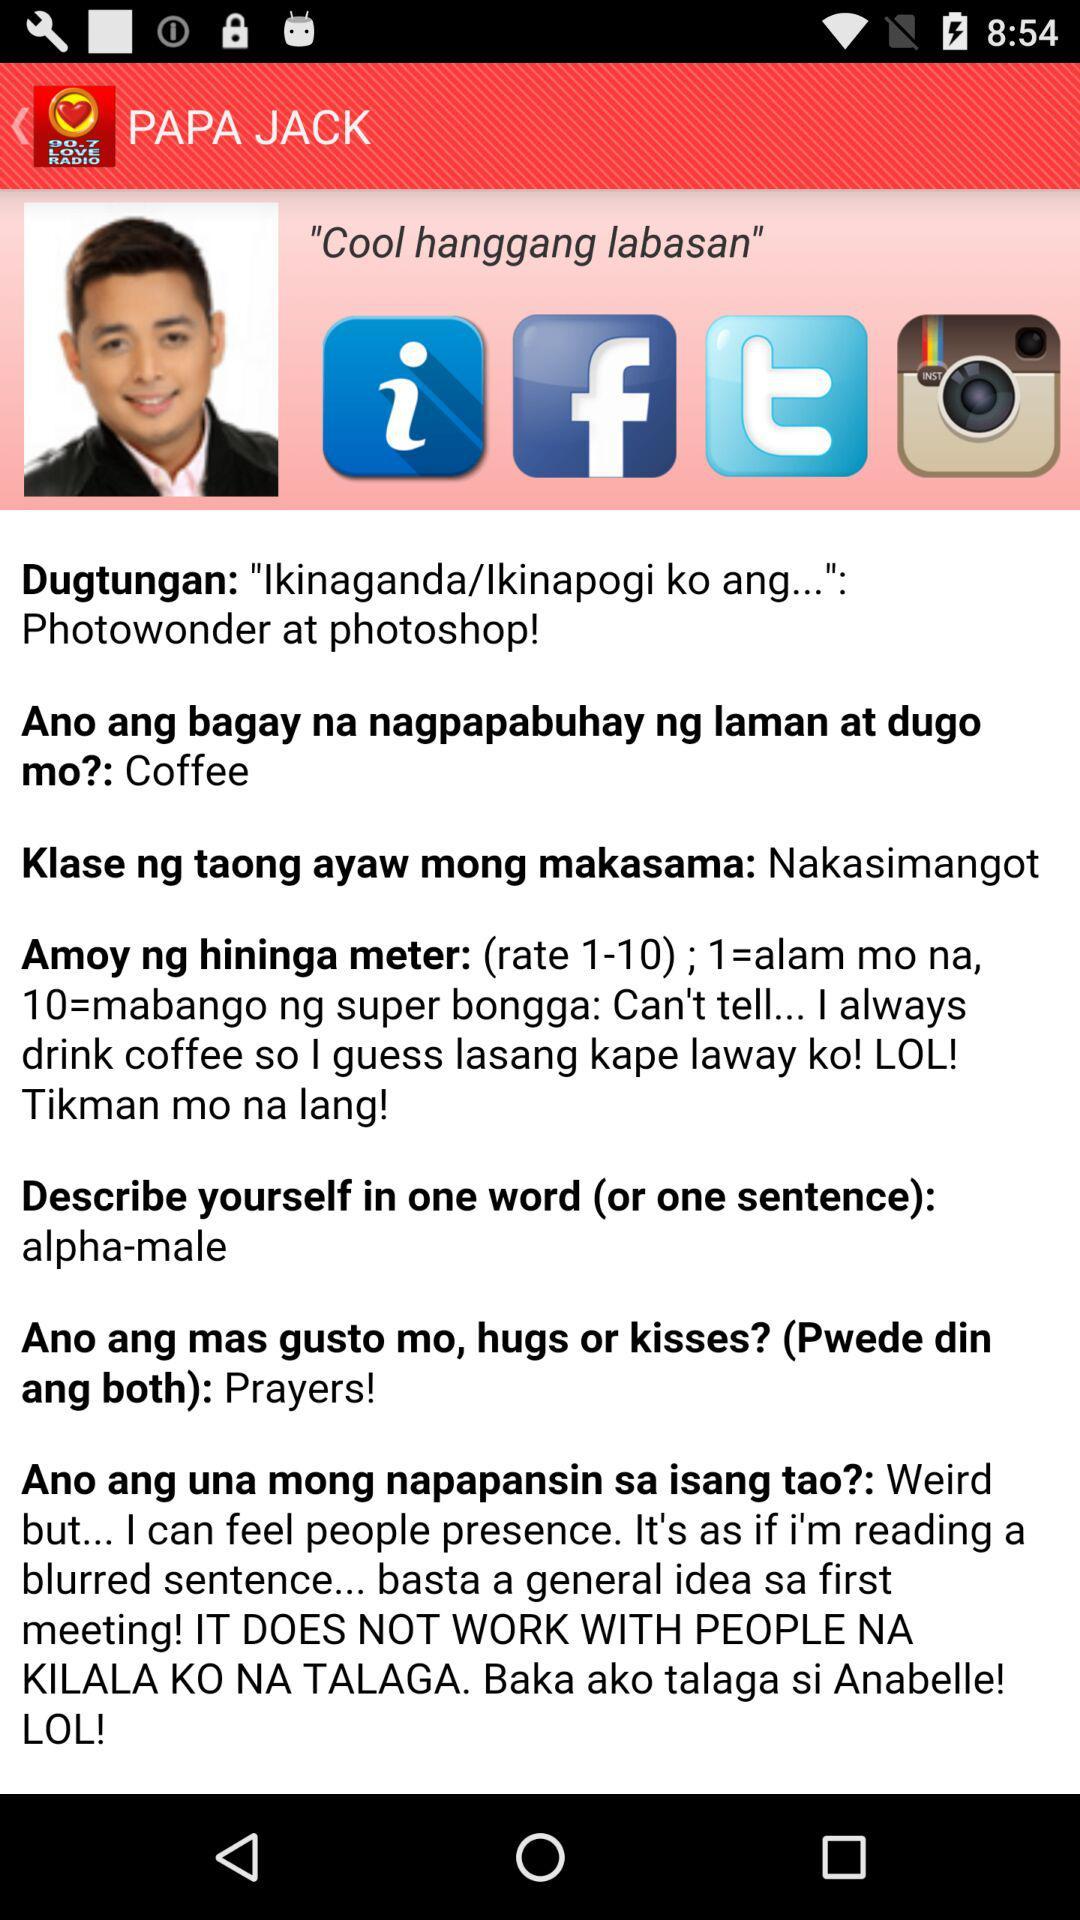  What do you see at coordinates (977, 395) in the screenshot?
I see `this button is for the instagram page` at bounding box center [977, 395].